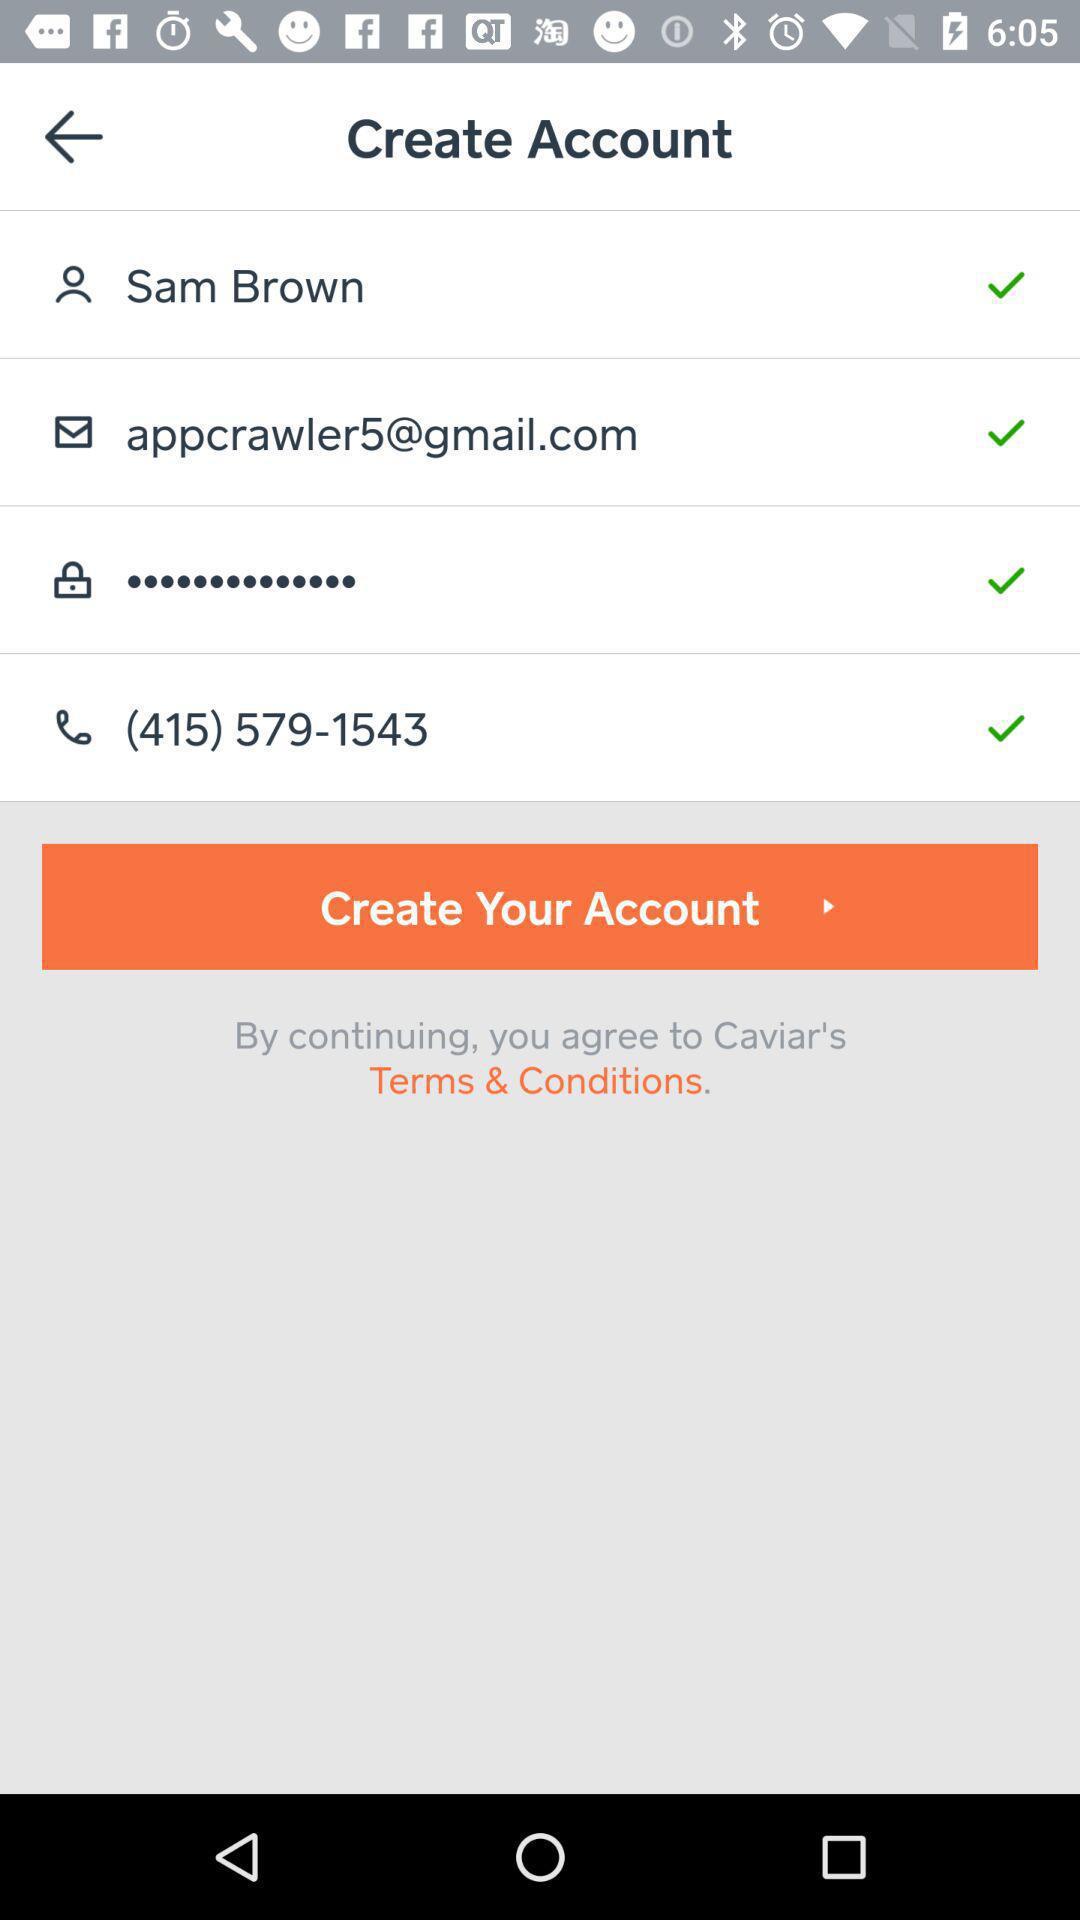 This screenshot has height=1920, width=1080. I want to click on go back, so click(72, 135).